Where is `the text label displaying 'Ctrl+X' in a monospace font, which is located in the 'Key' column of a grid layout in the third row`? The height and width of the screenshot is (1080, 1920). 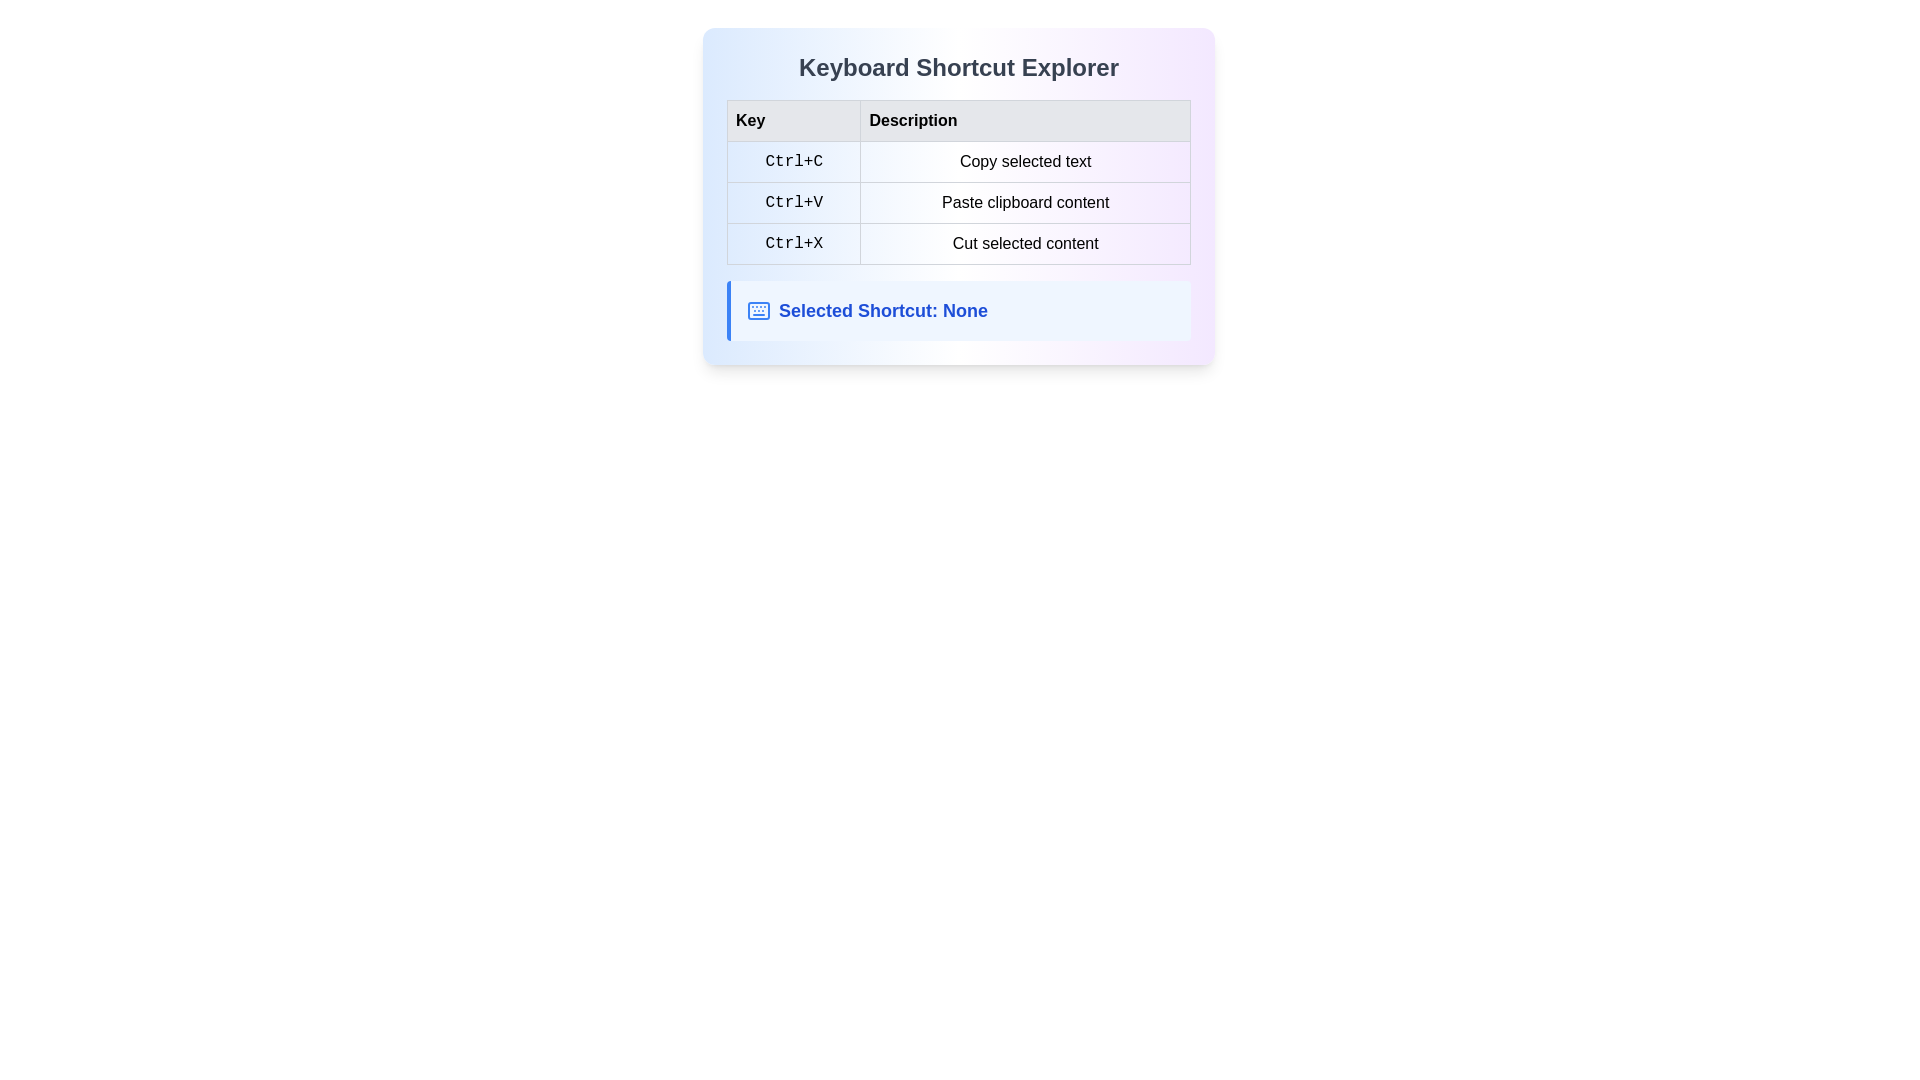
the text label displaying 'Ctrl+X' in a monospace font, which is located in the 'Key' column of a grid layout in the third row is located at coordinates (793, 242).